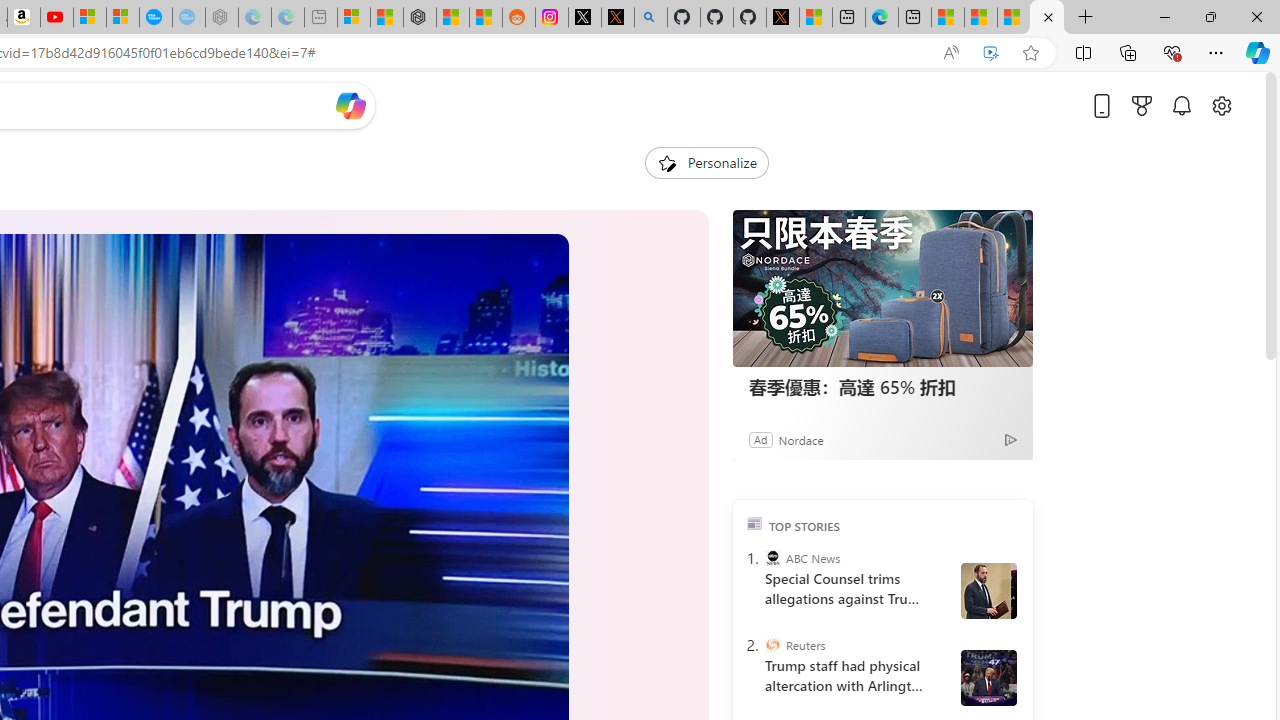 Image resolution: width=1280 pixels, height=720 pixels. I want to click on 'Ad Choice', so click(1011, 438).